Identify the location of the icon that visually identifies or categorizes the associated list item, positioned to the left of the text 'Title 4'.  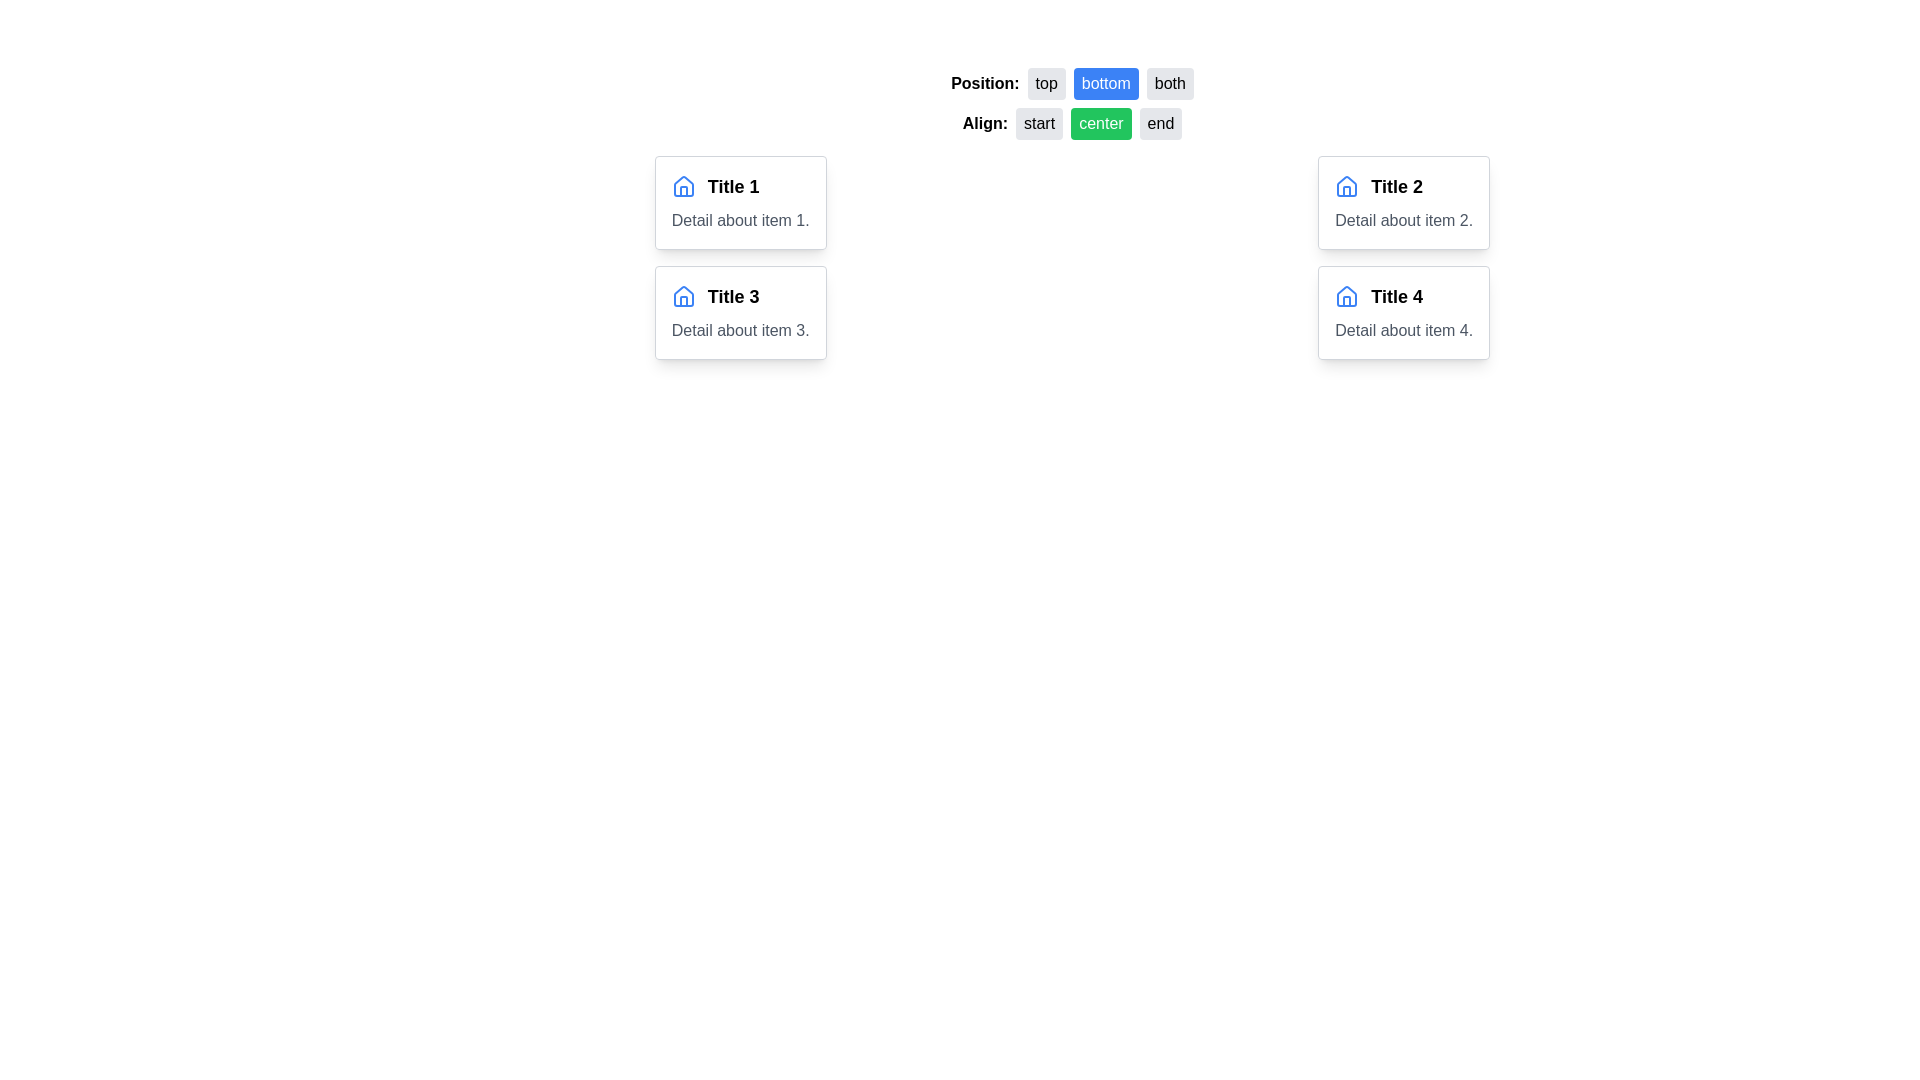
(1347, 297).